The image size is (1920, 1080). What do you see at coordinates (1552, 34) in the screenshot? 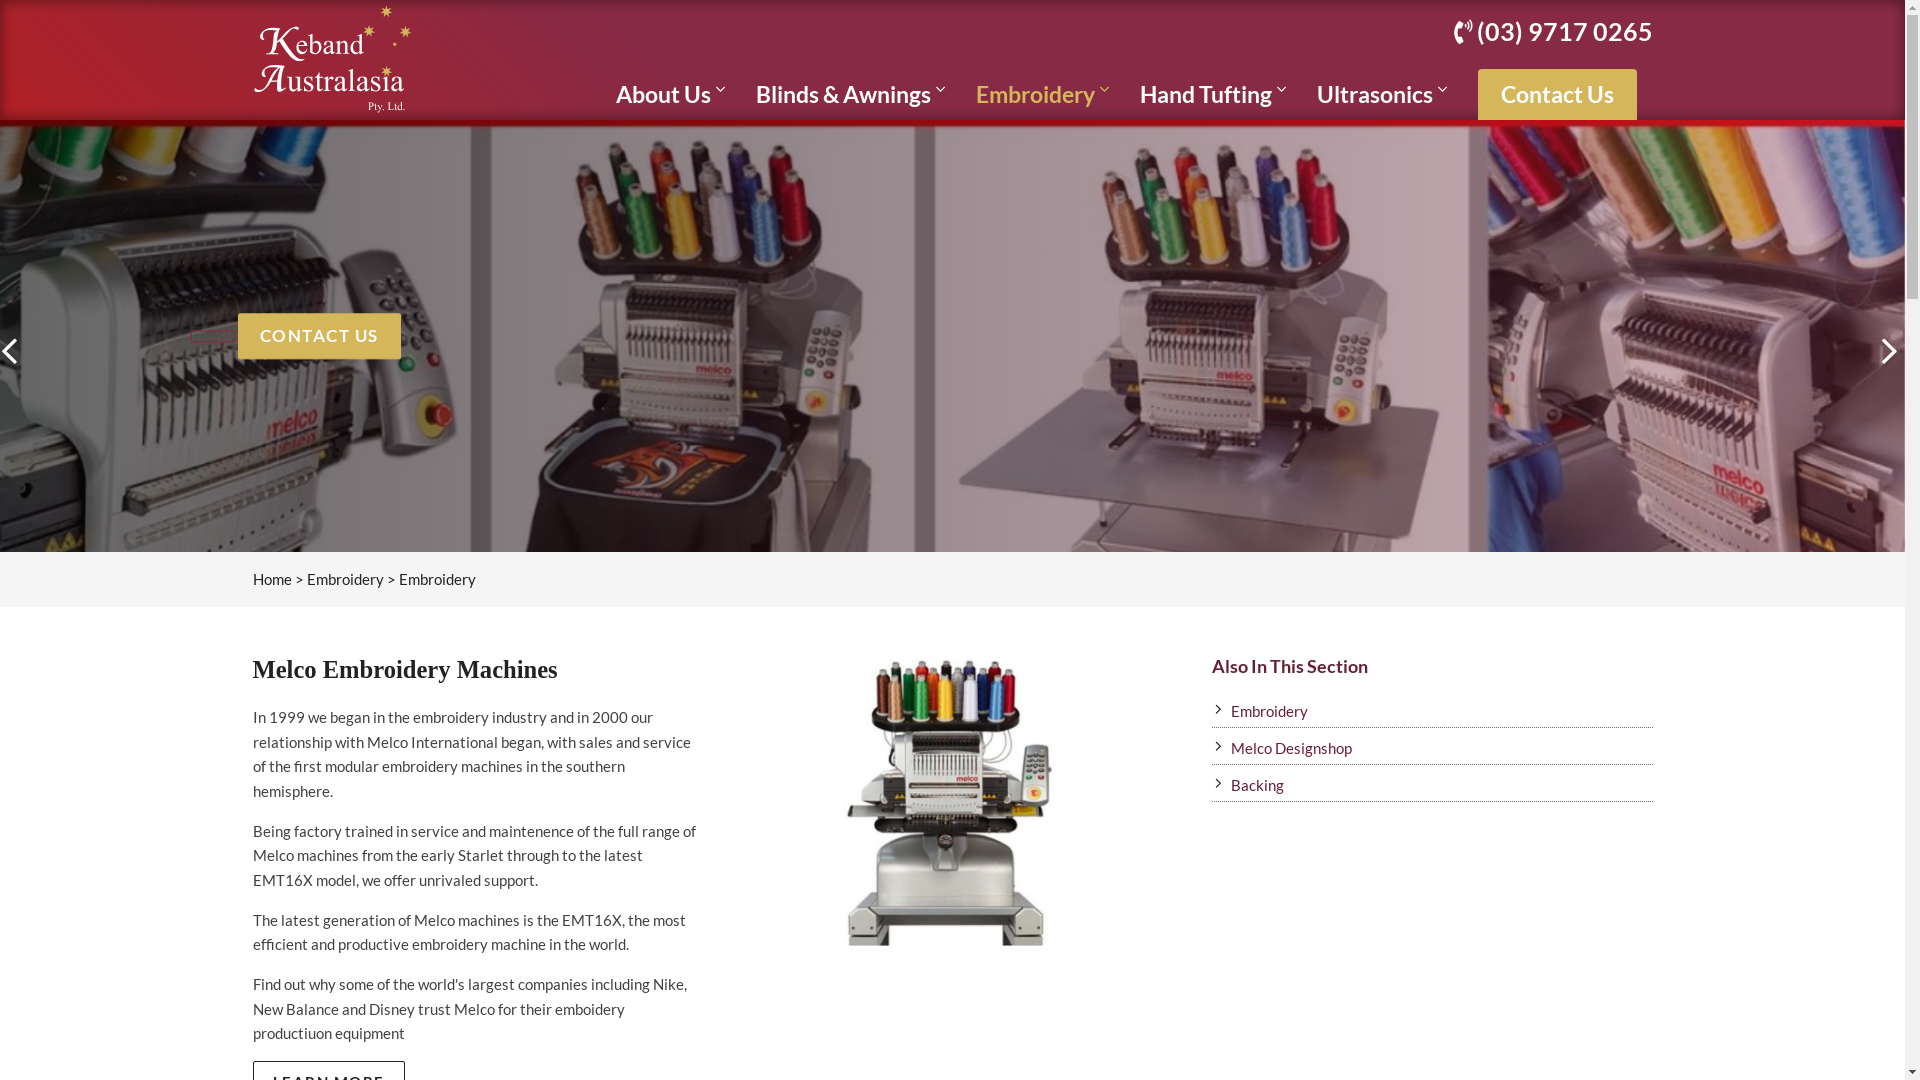
I see `'(03) 9717 0265'` at bounding box center [1552, 34].